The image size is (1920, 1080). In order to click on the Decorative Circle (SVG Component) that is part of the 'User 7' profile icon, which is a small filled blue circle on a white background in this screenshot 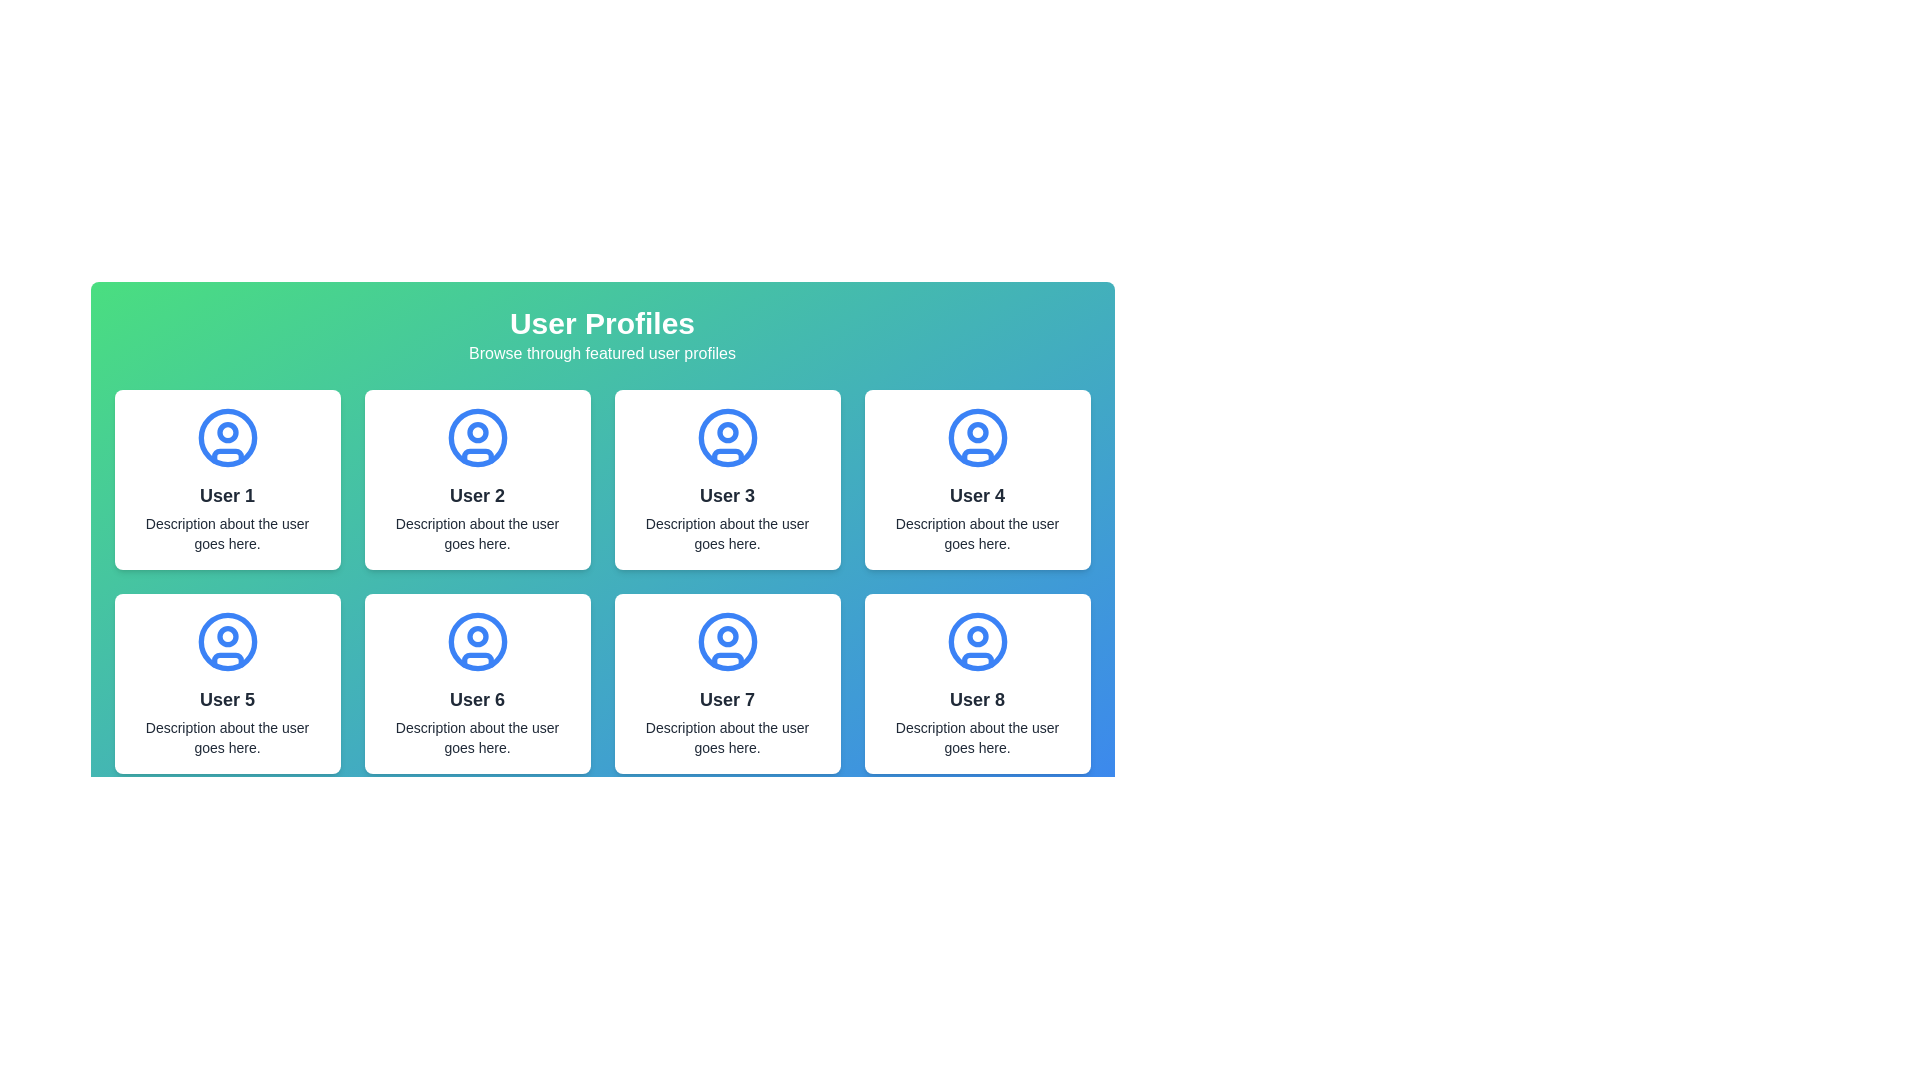, I will do `click(726, 636)`.